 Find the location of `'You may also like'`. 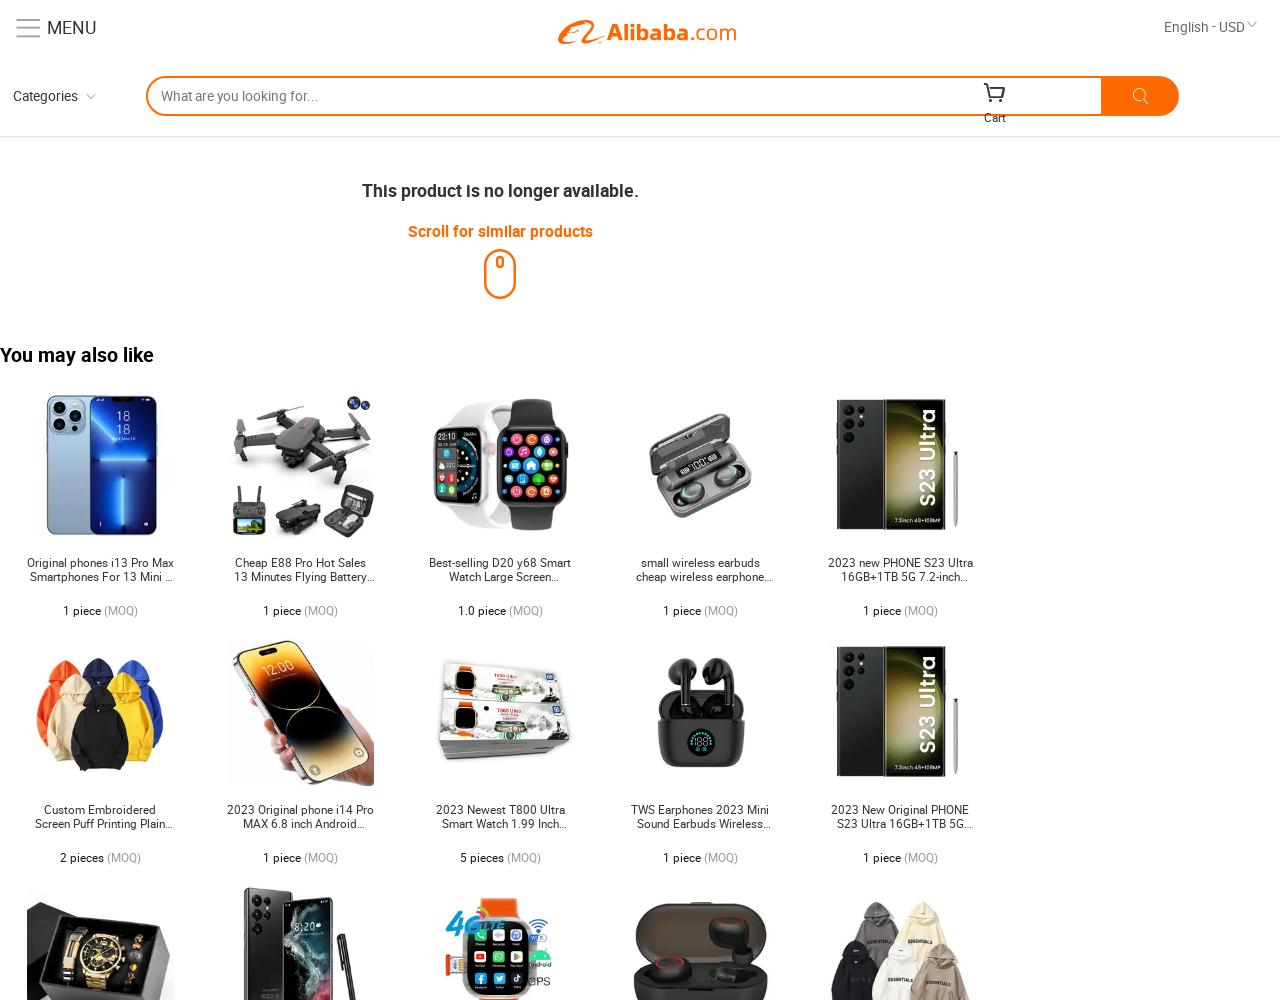

'You may also like' is located at coordinates (77, 354).